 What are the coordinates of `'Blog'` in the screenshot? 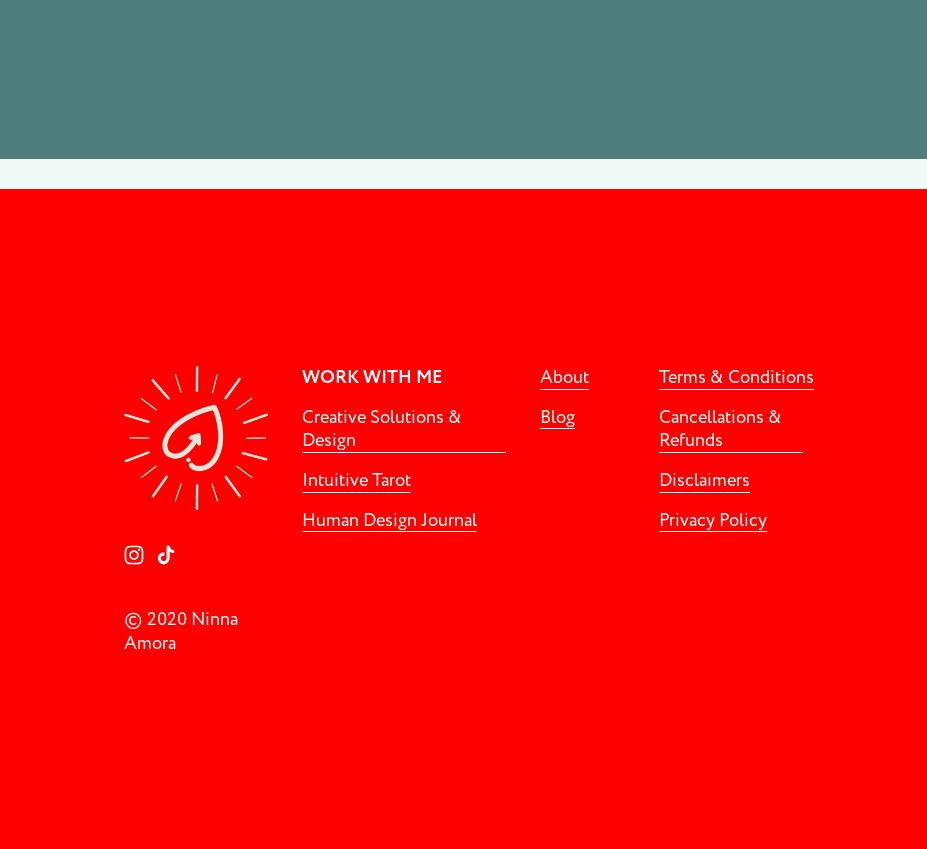 It's located at (556, 415).